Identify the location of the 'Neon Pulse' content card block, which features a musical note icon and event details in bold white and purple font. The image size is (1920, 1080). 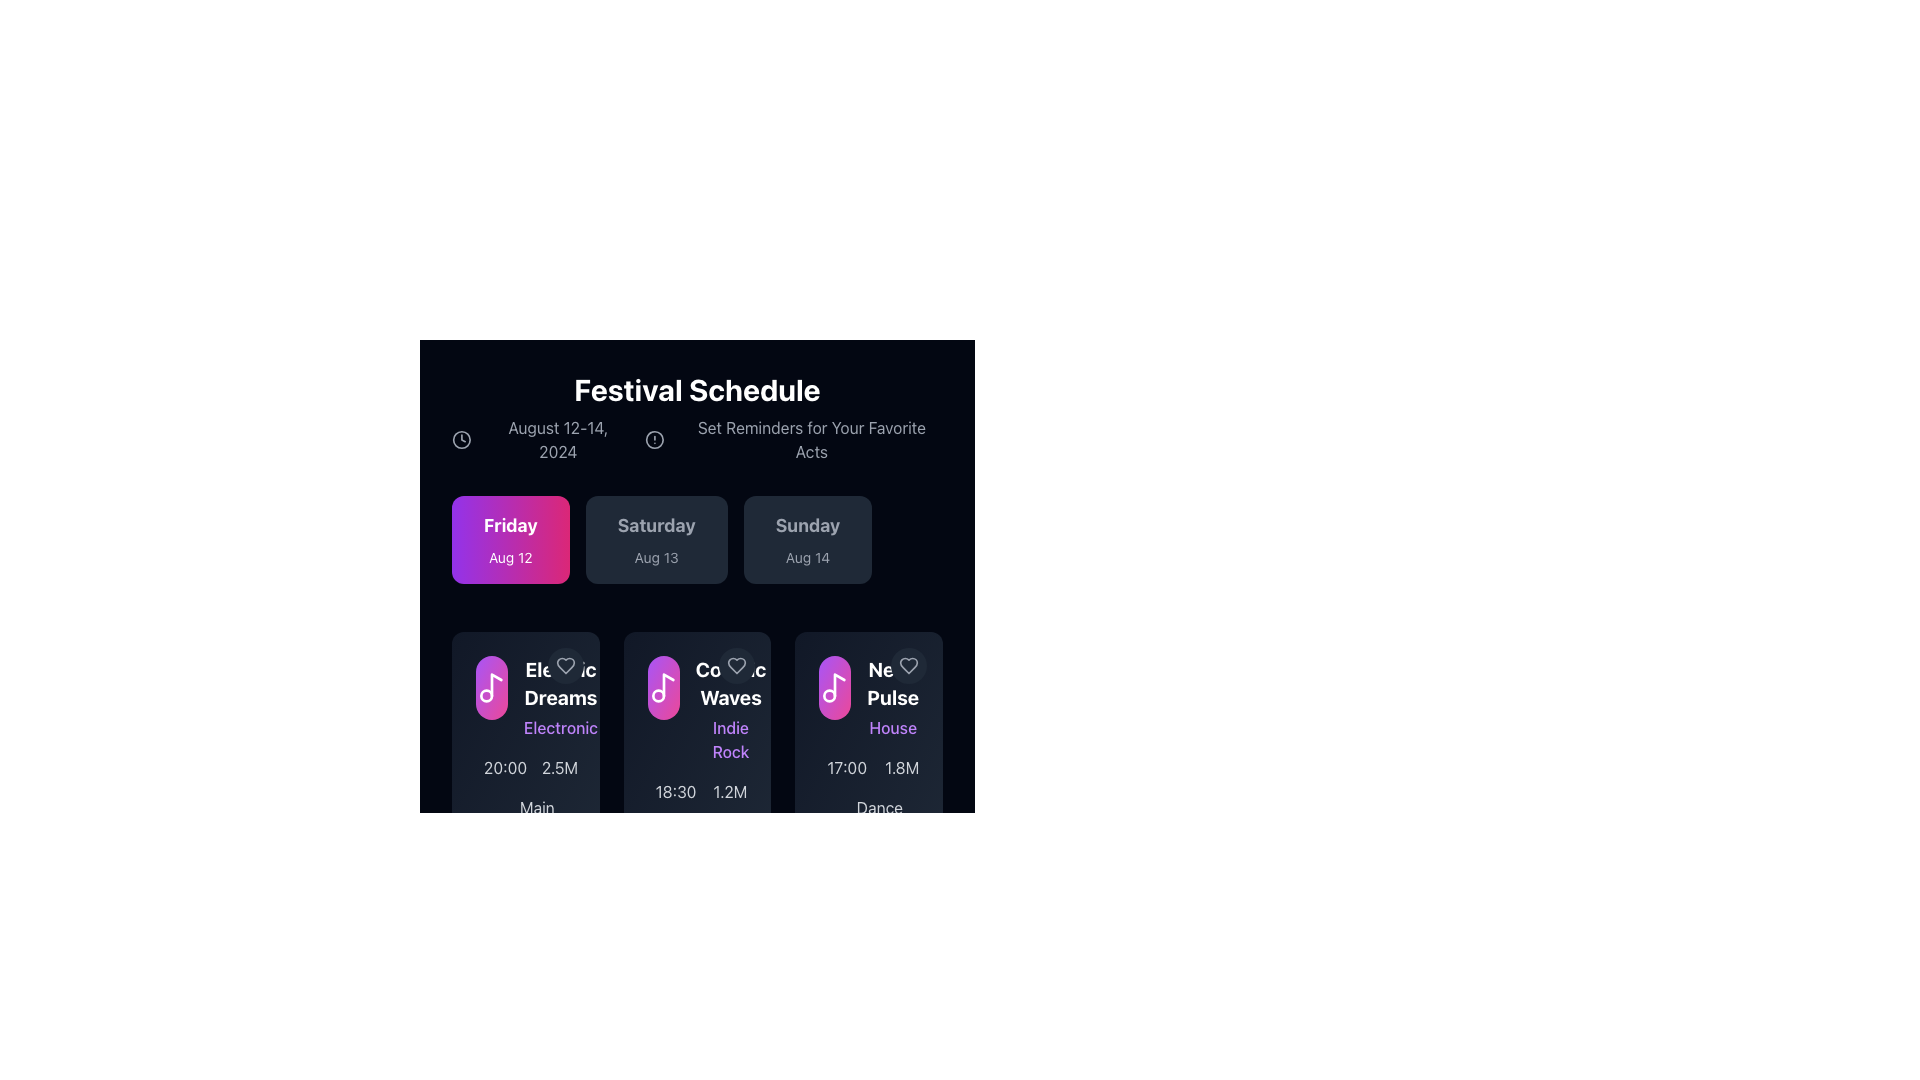
(869, 697).